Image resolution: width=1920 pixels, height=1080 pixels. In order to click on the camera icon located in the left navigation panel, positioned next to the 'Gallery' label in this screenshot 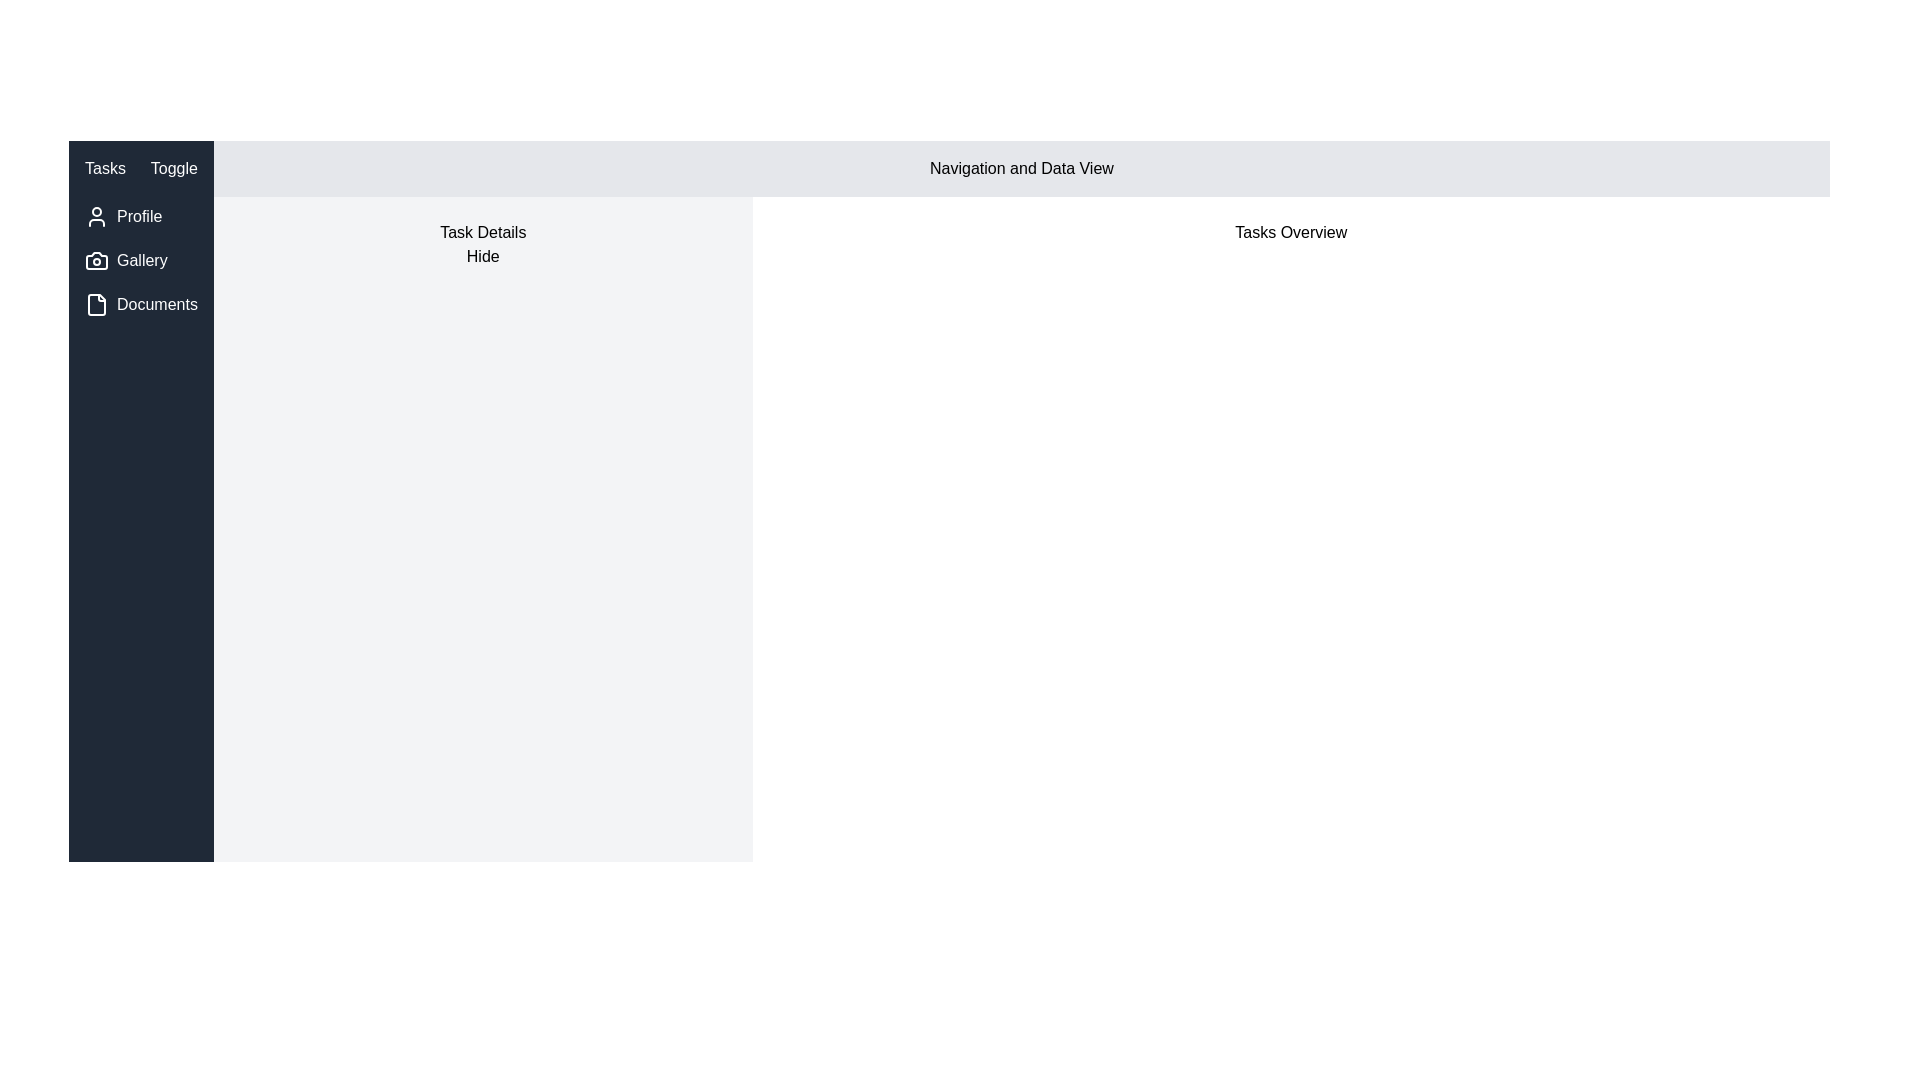, I will do `click(95, 260)`.